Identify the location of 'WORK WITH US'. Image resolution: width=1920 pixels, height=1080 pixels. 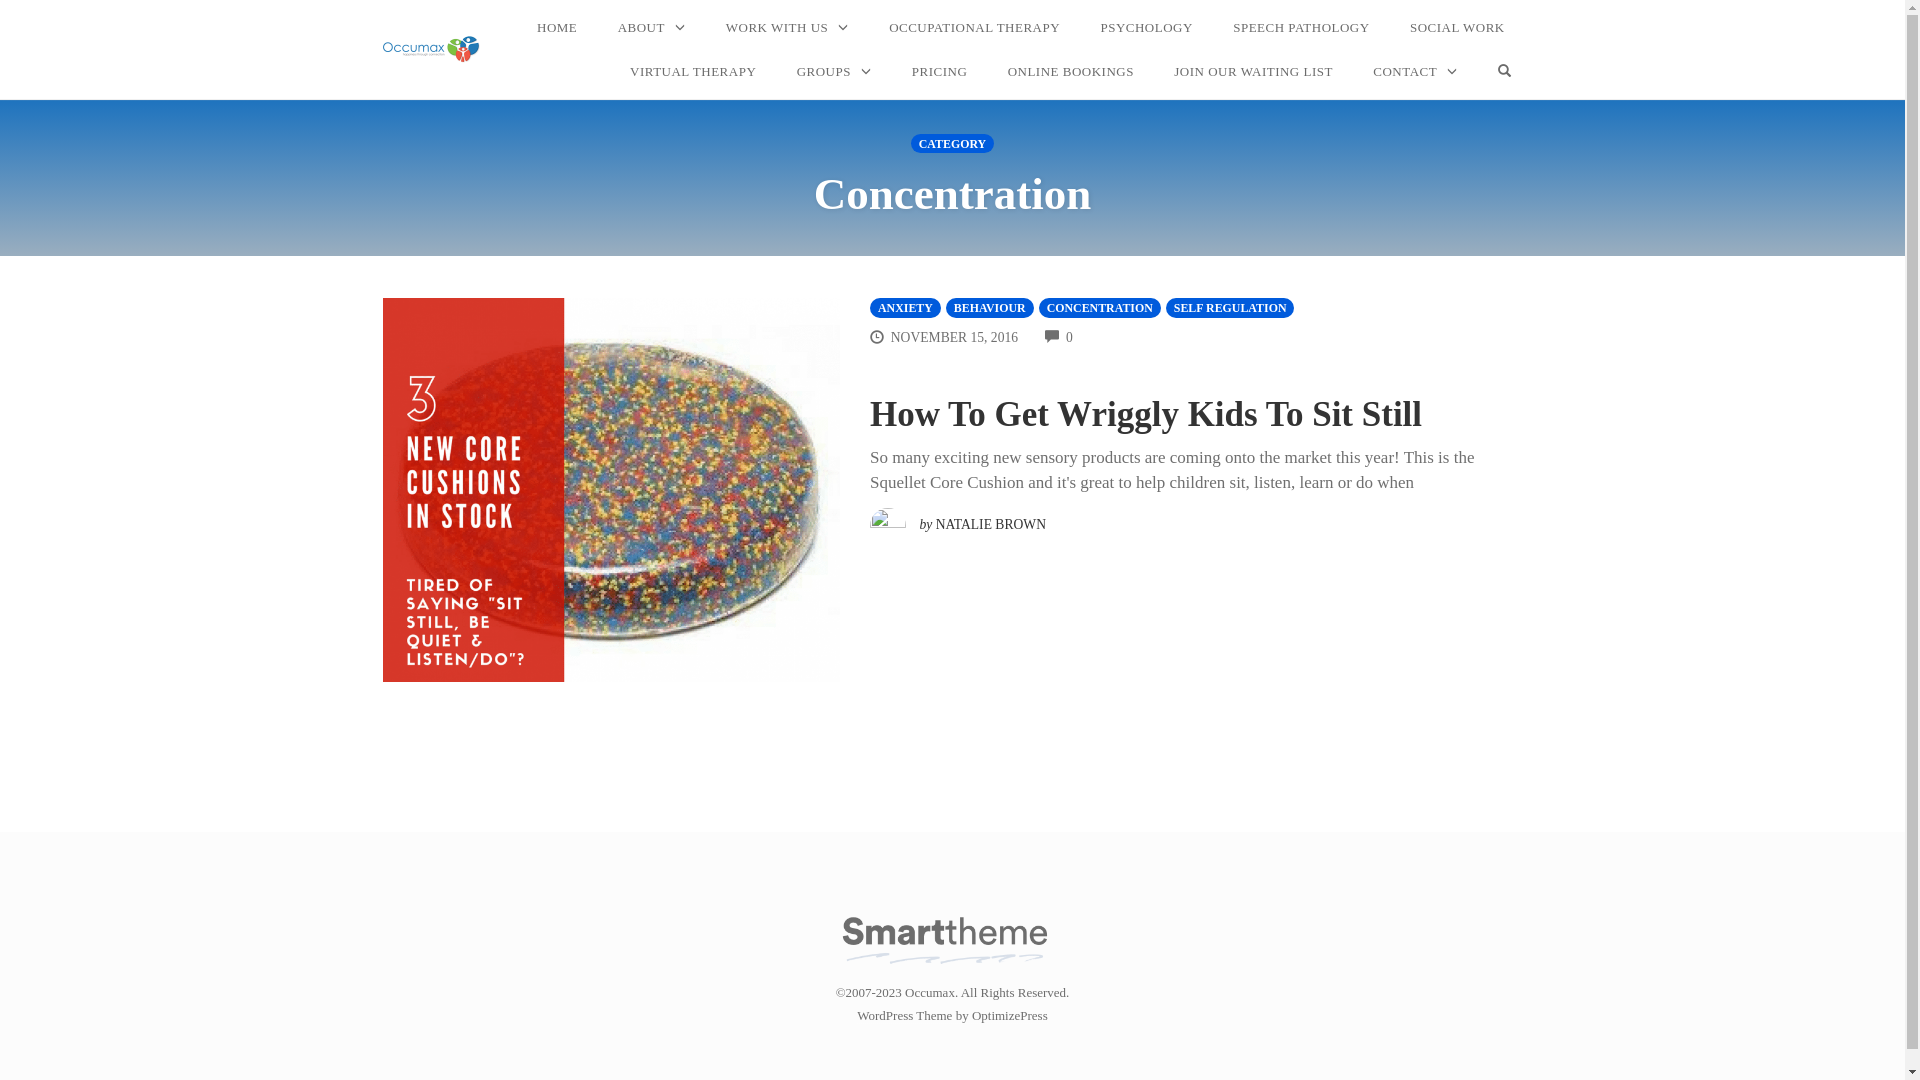
(786, 27).